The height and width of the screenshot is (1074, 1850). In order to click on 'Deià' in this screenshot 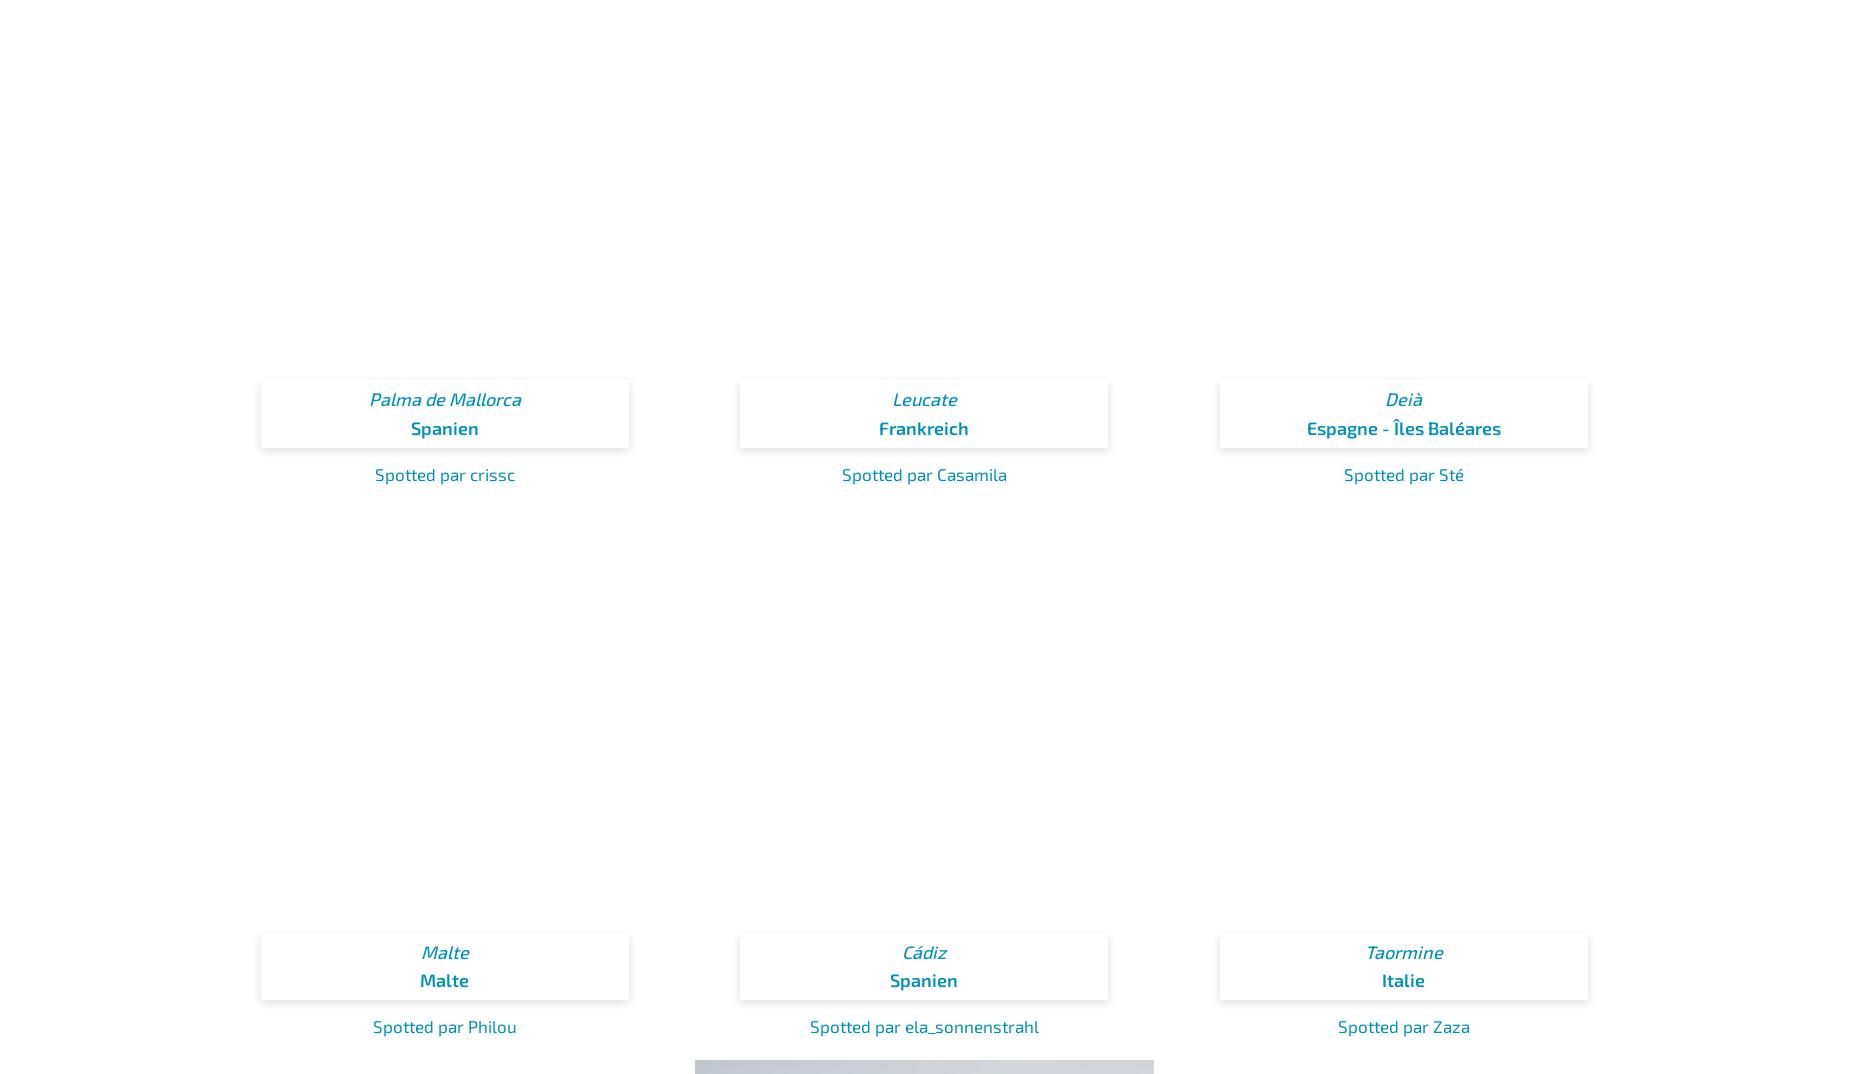, I will do `click(1403, 398)`.